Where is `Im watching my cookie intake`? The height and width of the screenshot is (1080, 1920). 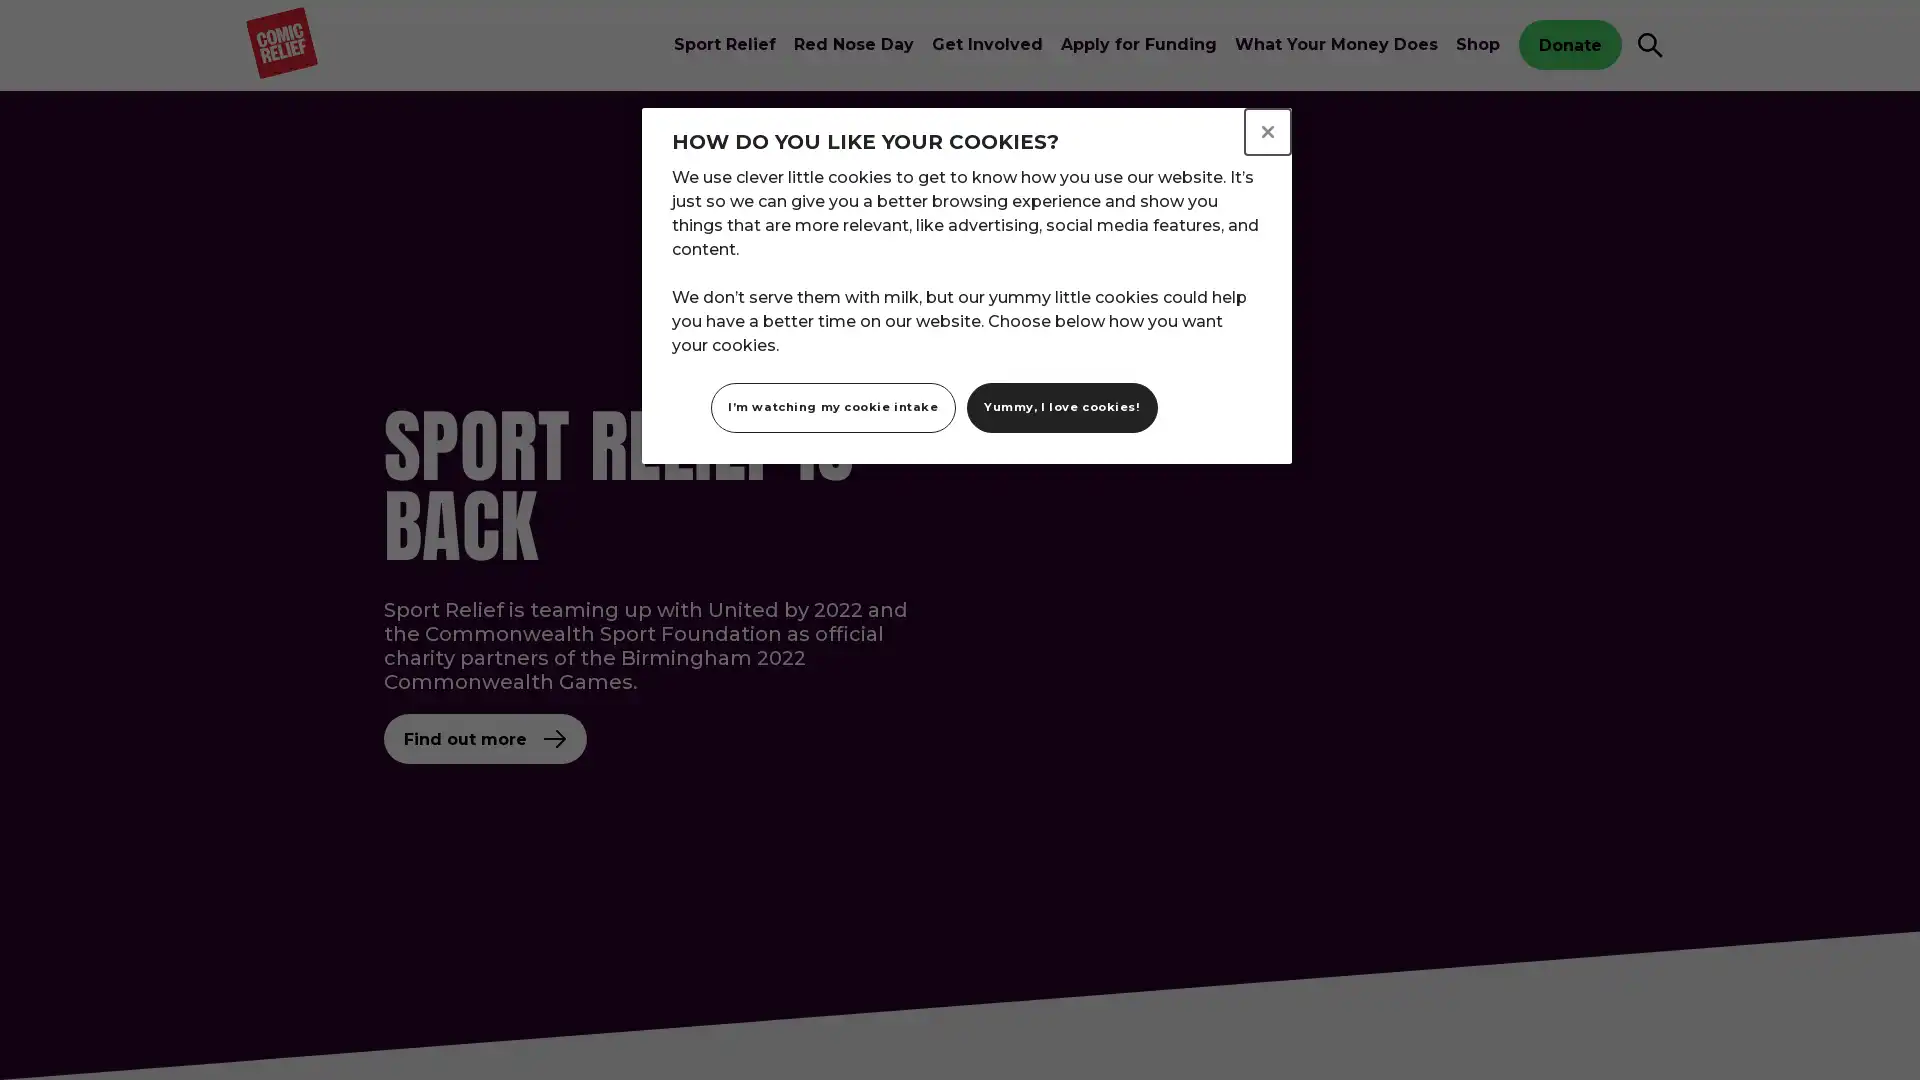
Im watching my cookie intake is located at coordinates (833, 406).